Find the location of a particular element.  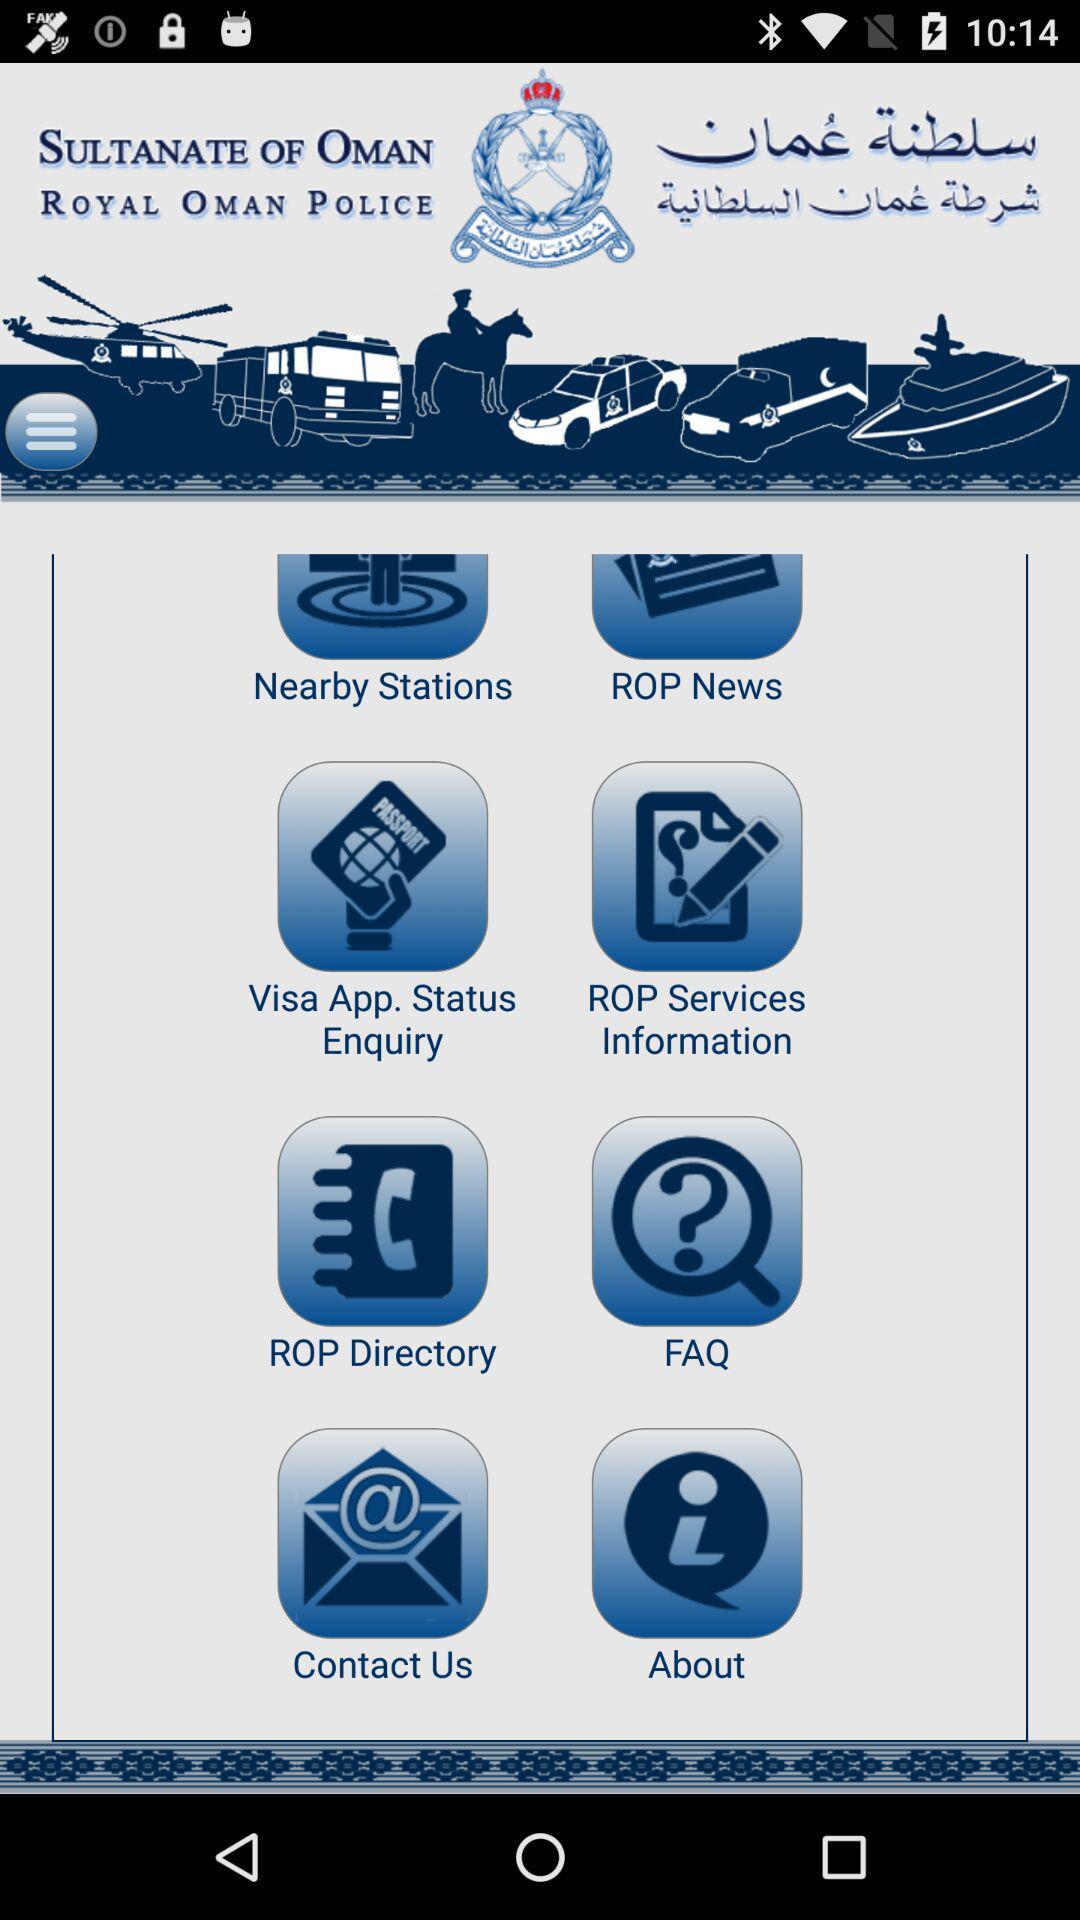

the email icon is located at coordinates (382, 1641).